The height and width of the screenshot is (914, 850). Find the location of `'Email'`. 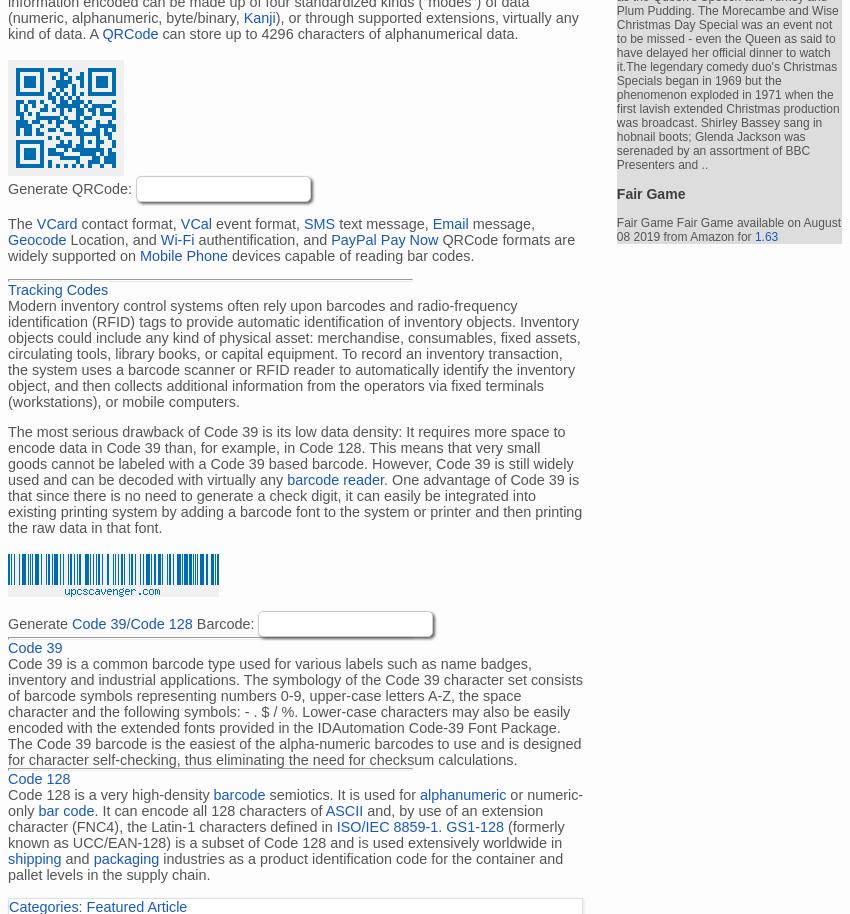

'Email' is located at coordinates (448, 224).